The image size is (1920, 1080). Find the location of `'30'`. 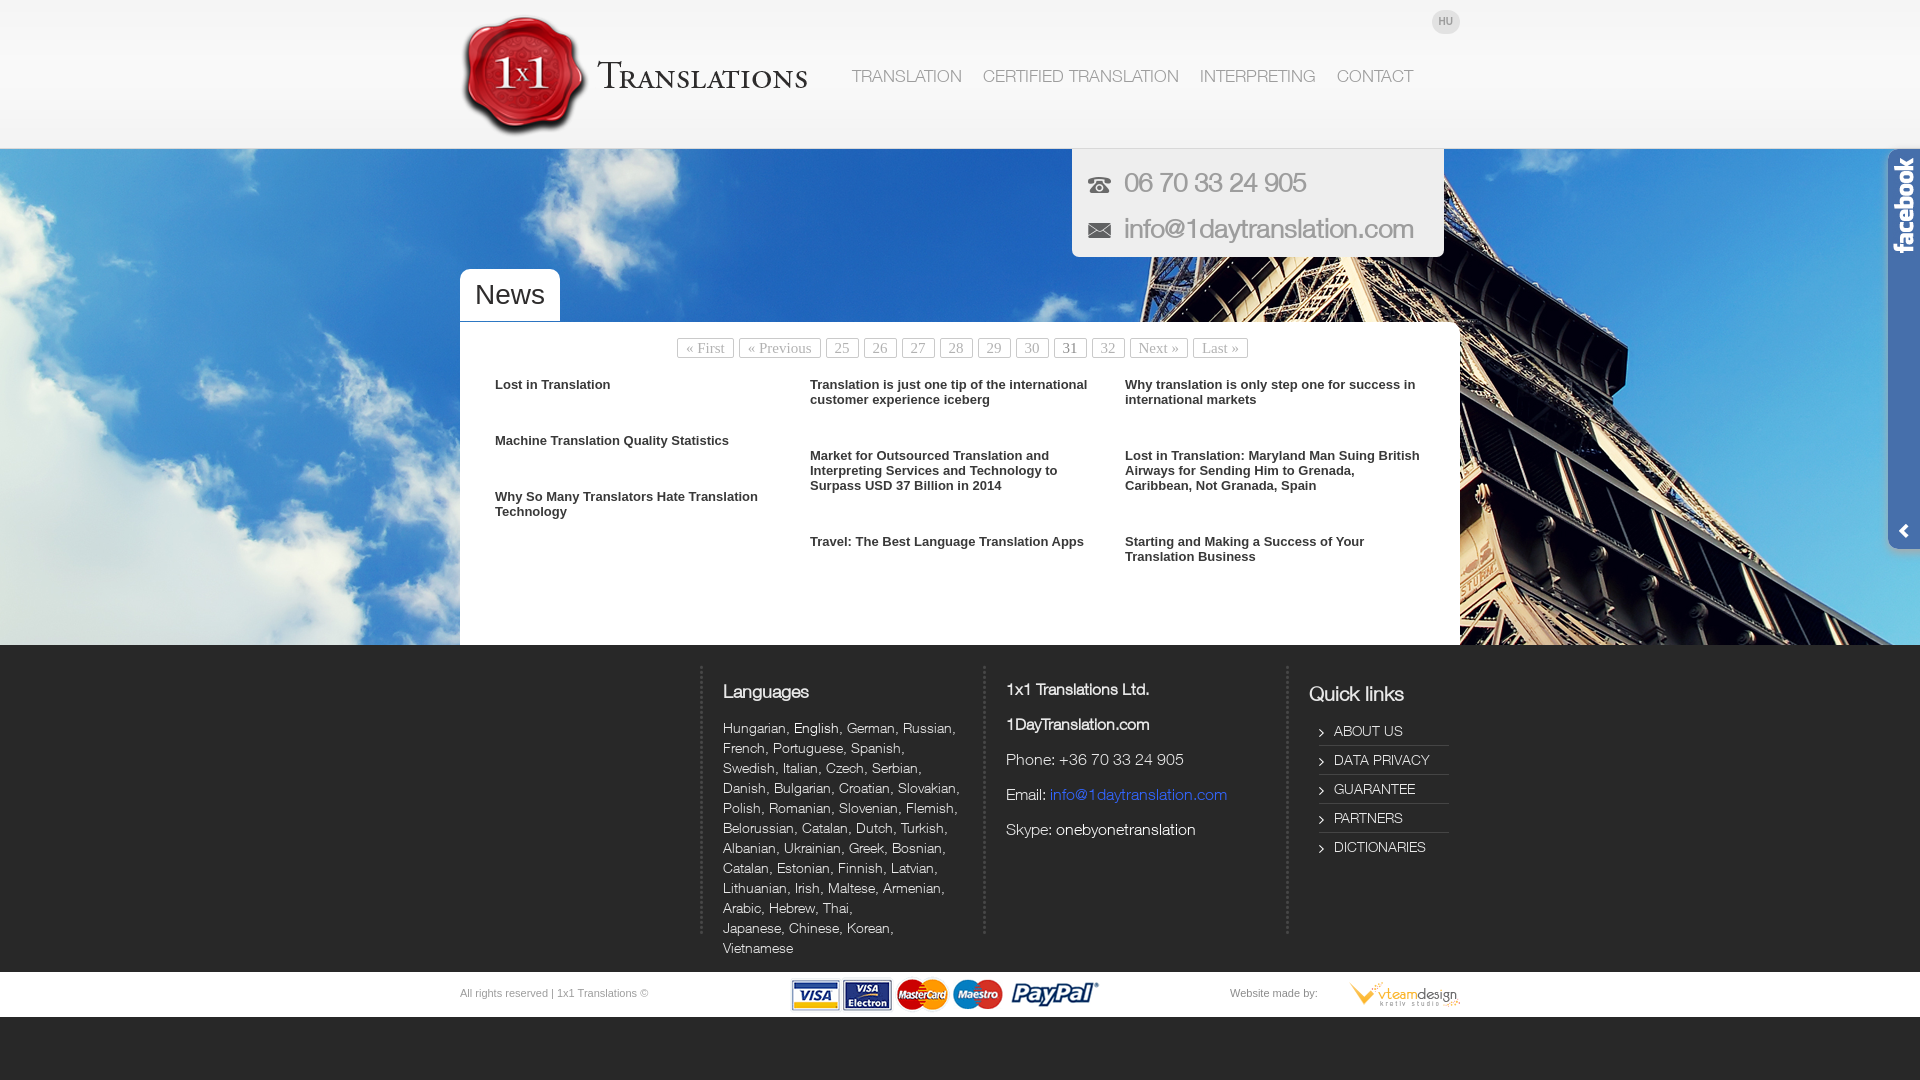

'30' is located at coordinates (1032, 346).